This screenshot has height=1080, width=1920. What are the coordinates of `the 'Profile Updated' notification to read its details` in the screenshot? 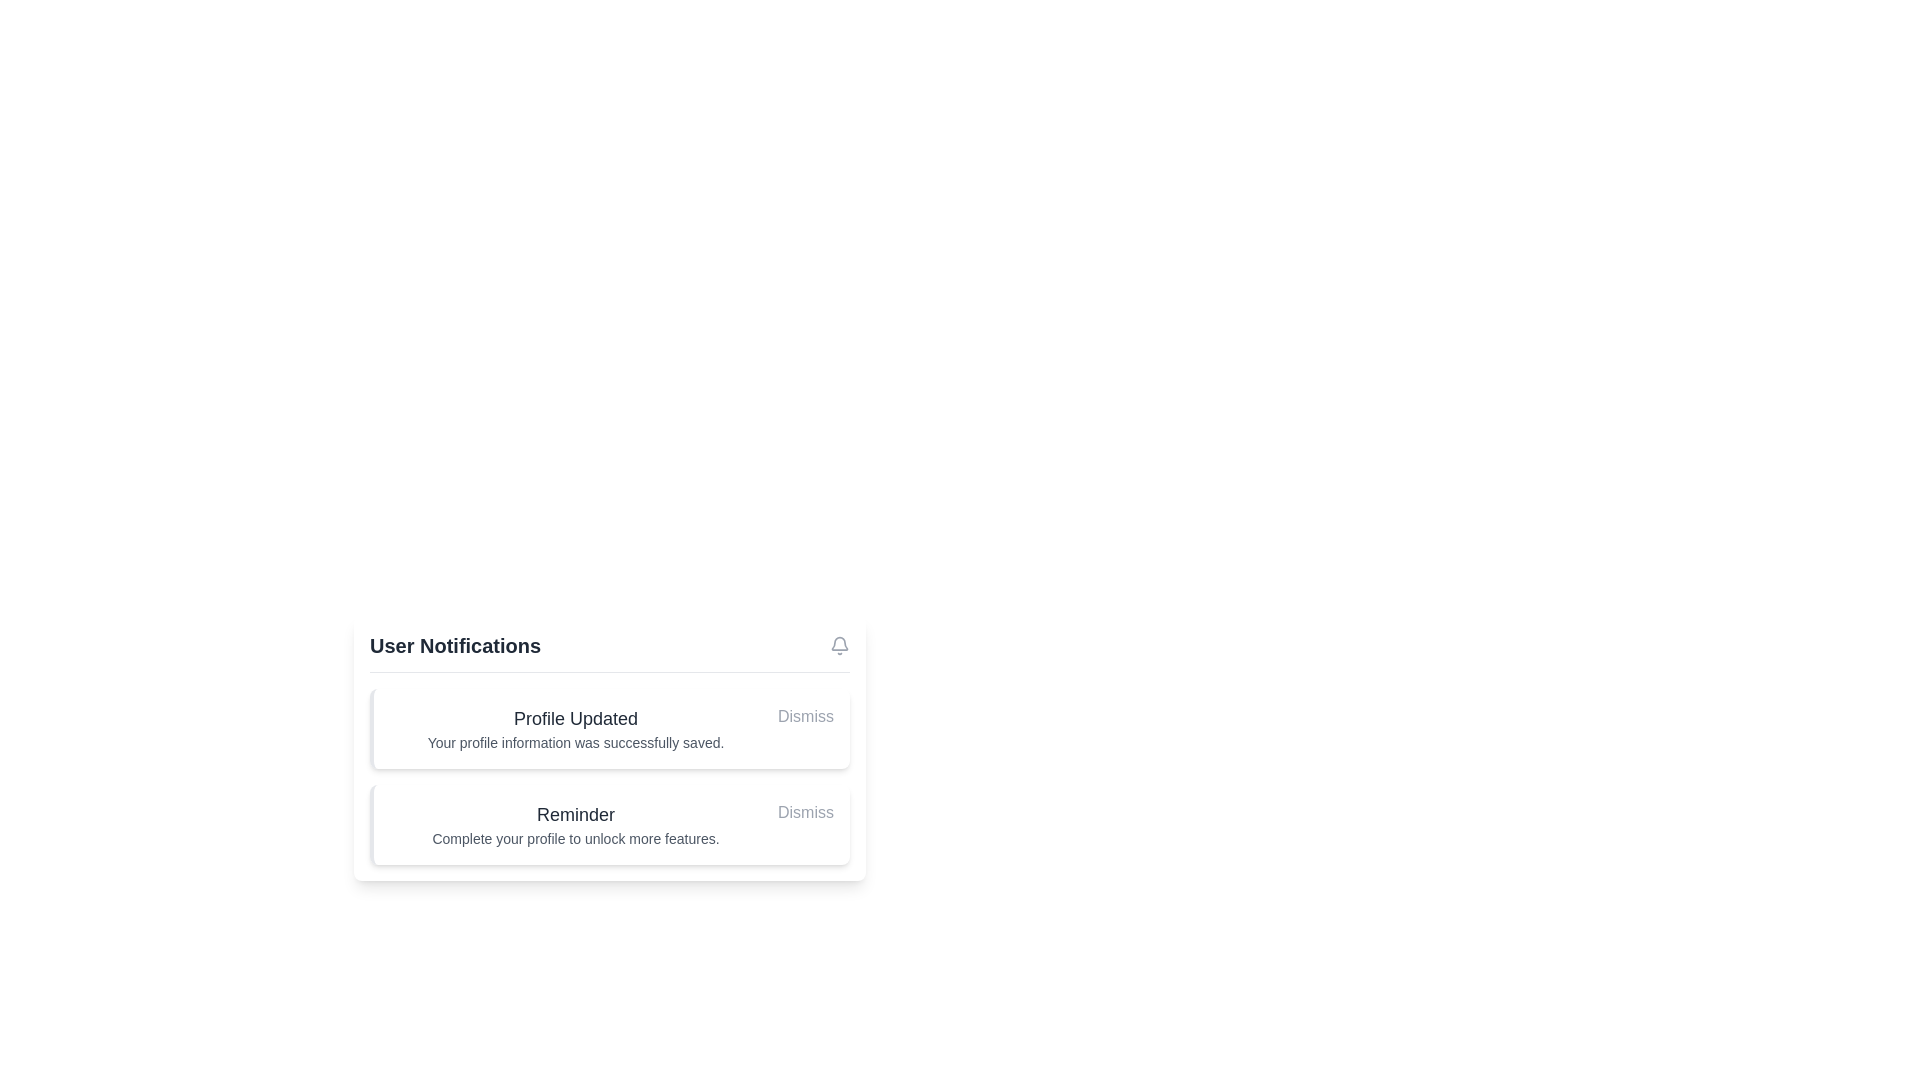 It's located at (575, 729).